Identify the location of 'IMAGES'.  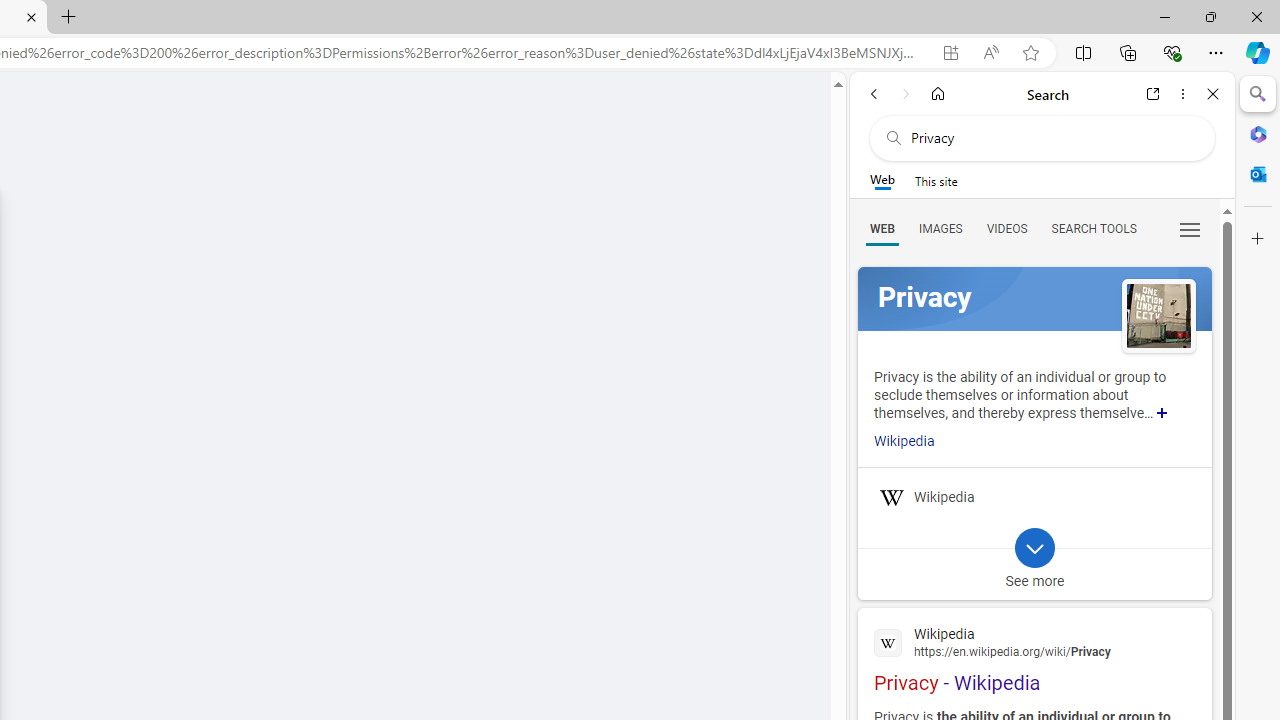
(939, 227).